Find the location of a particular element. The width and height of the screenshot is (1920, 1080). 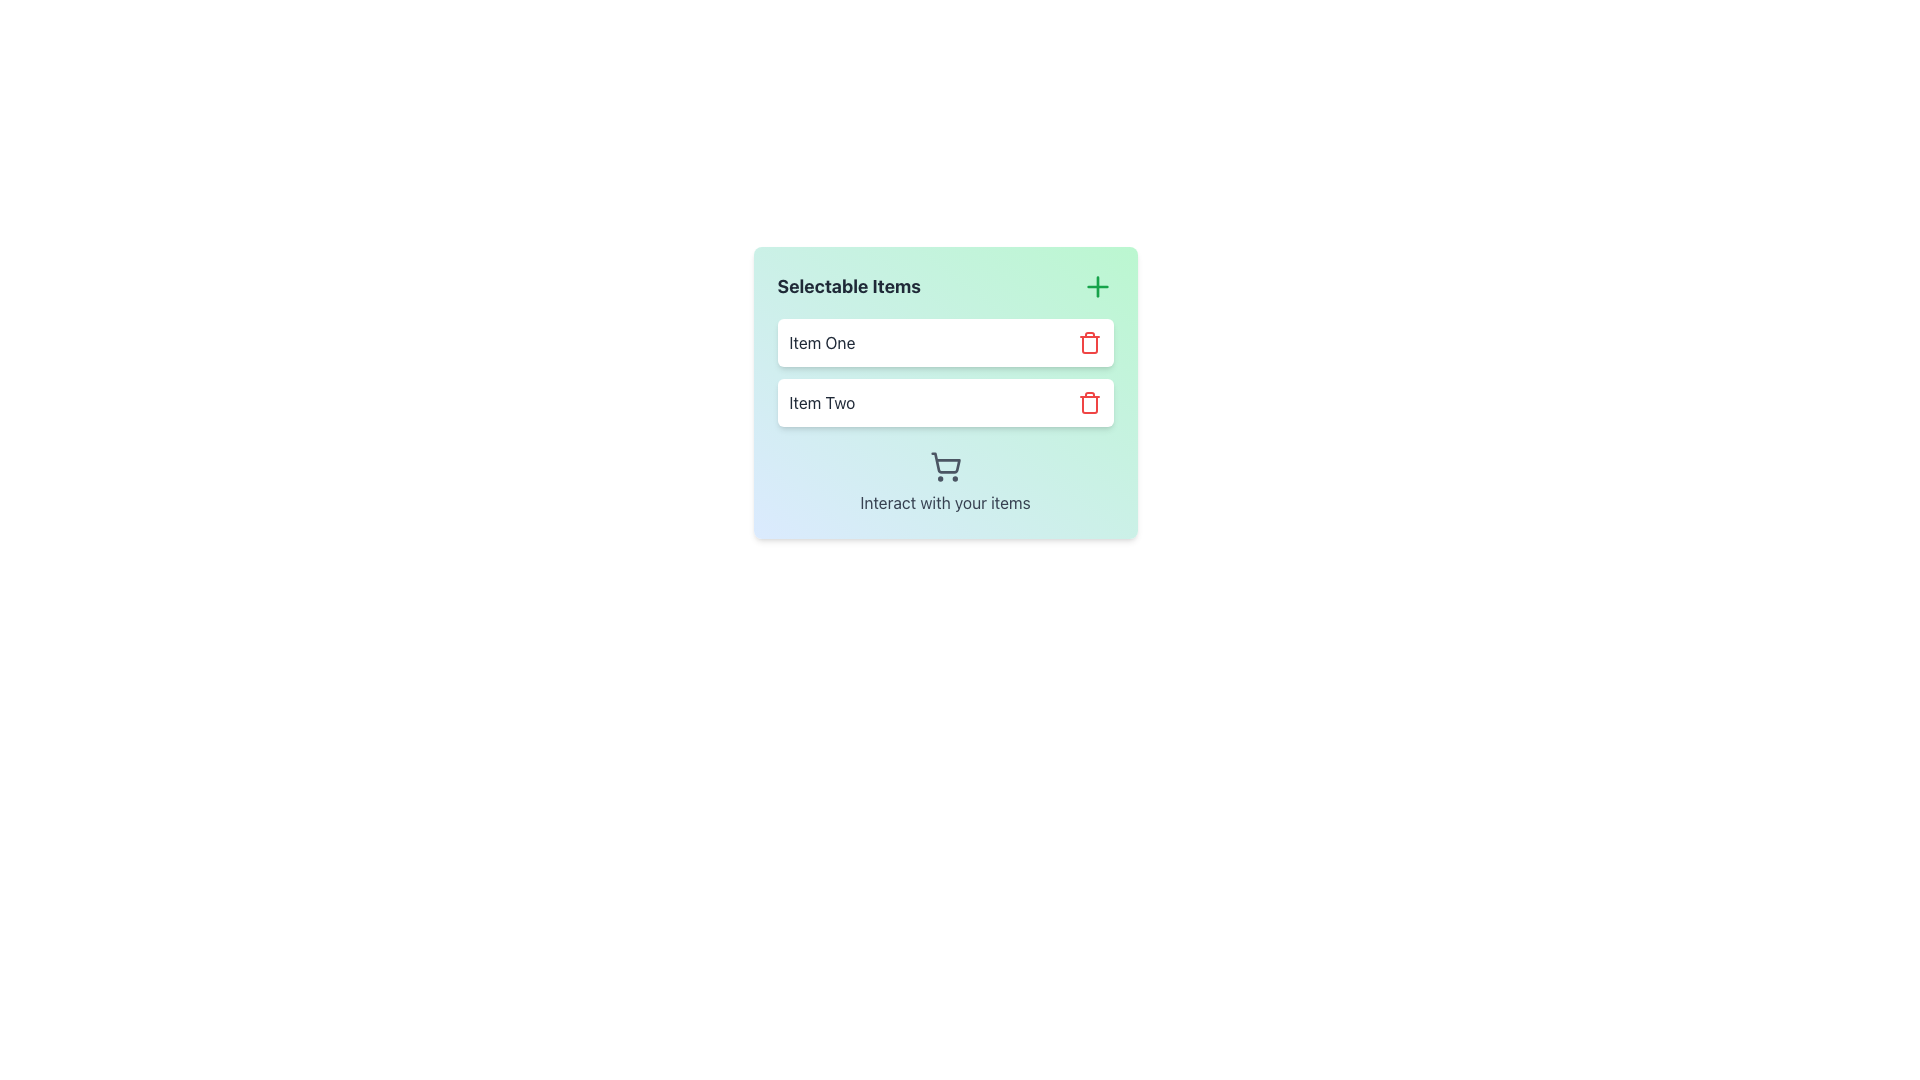

the delete button located to the right of 'Item Two' in the second row of the 'Selectable Items' list is located at coordinates (1088, 402).